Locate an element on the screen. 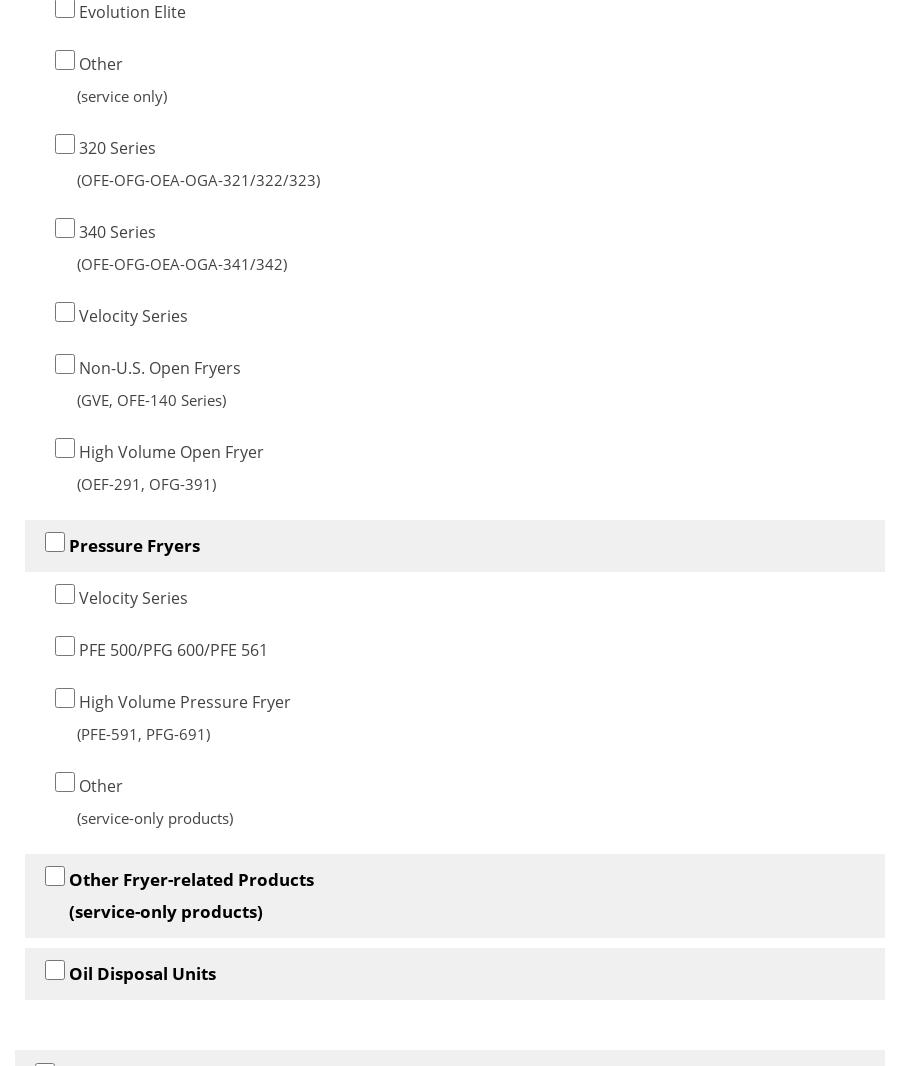 This screenshot has width=900, height=1066. '(GVE, OFE-140 Series)' is located at coordinates (151, 399).